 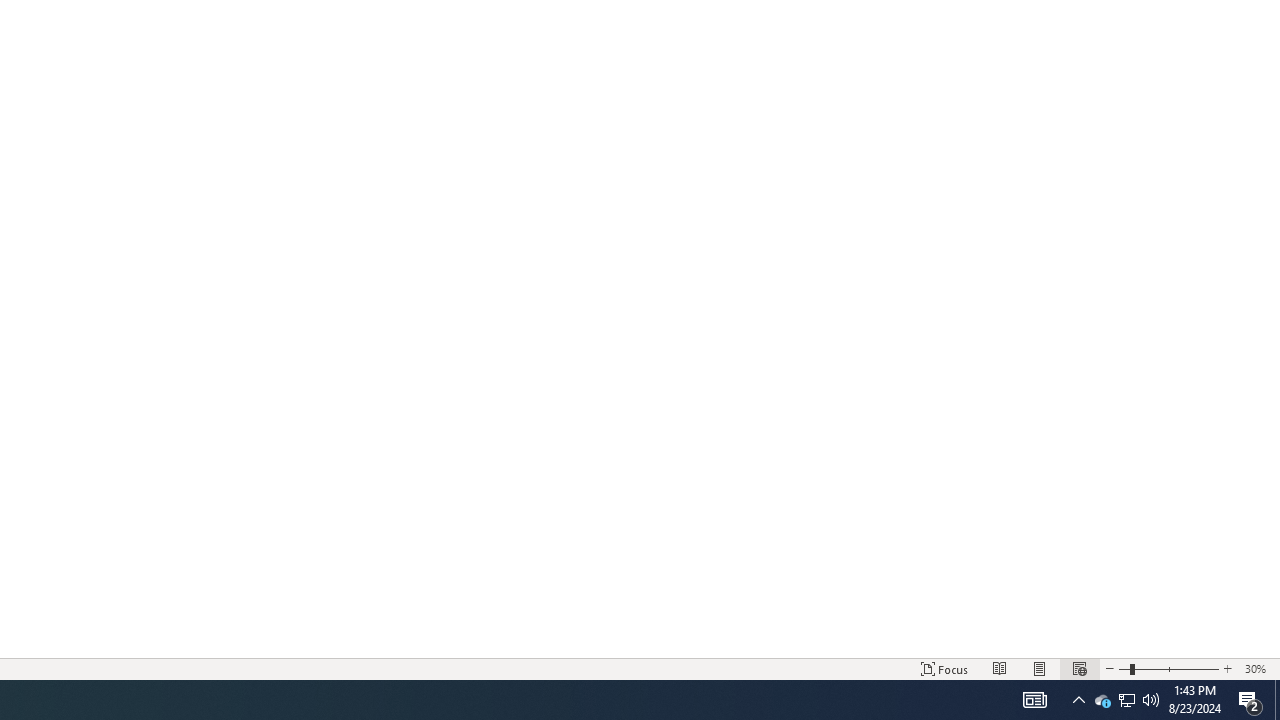 What do you see at coordinates (1226, 669) in the screenshot?
I see `'Zoom In'` at bounding box center [1226, 669].